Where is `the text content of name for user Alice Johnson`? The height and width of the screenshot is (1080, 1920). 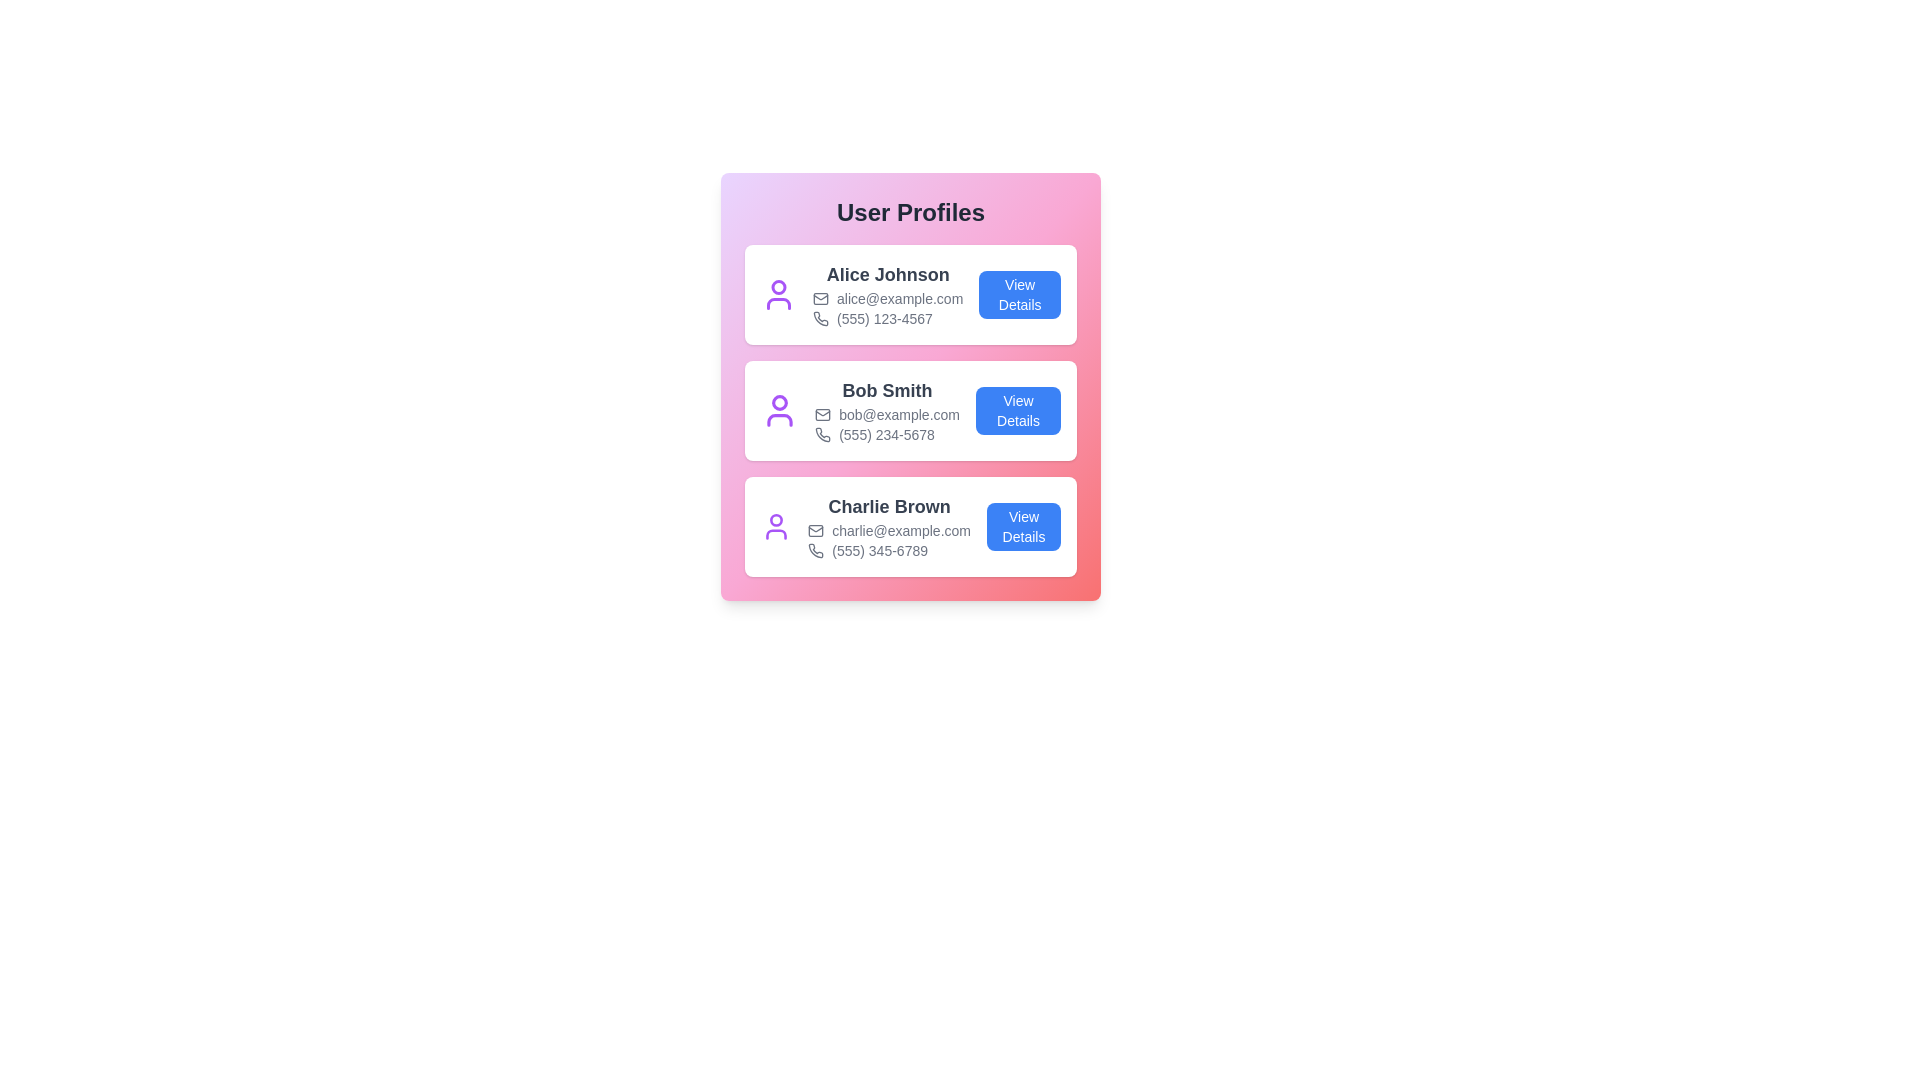
the text content of name for user Alice Johnson is located at coordinates (887, 274).